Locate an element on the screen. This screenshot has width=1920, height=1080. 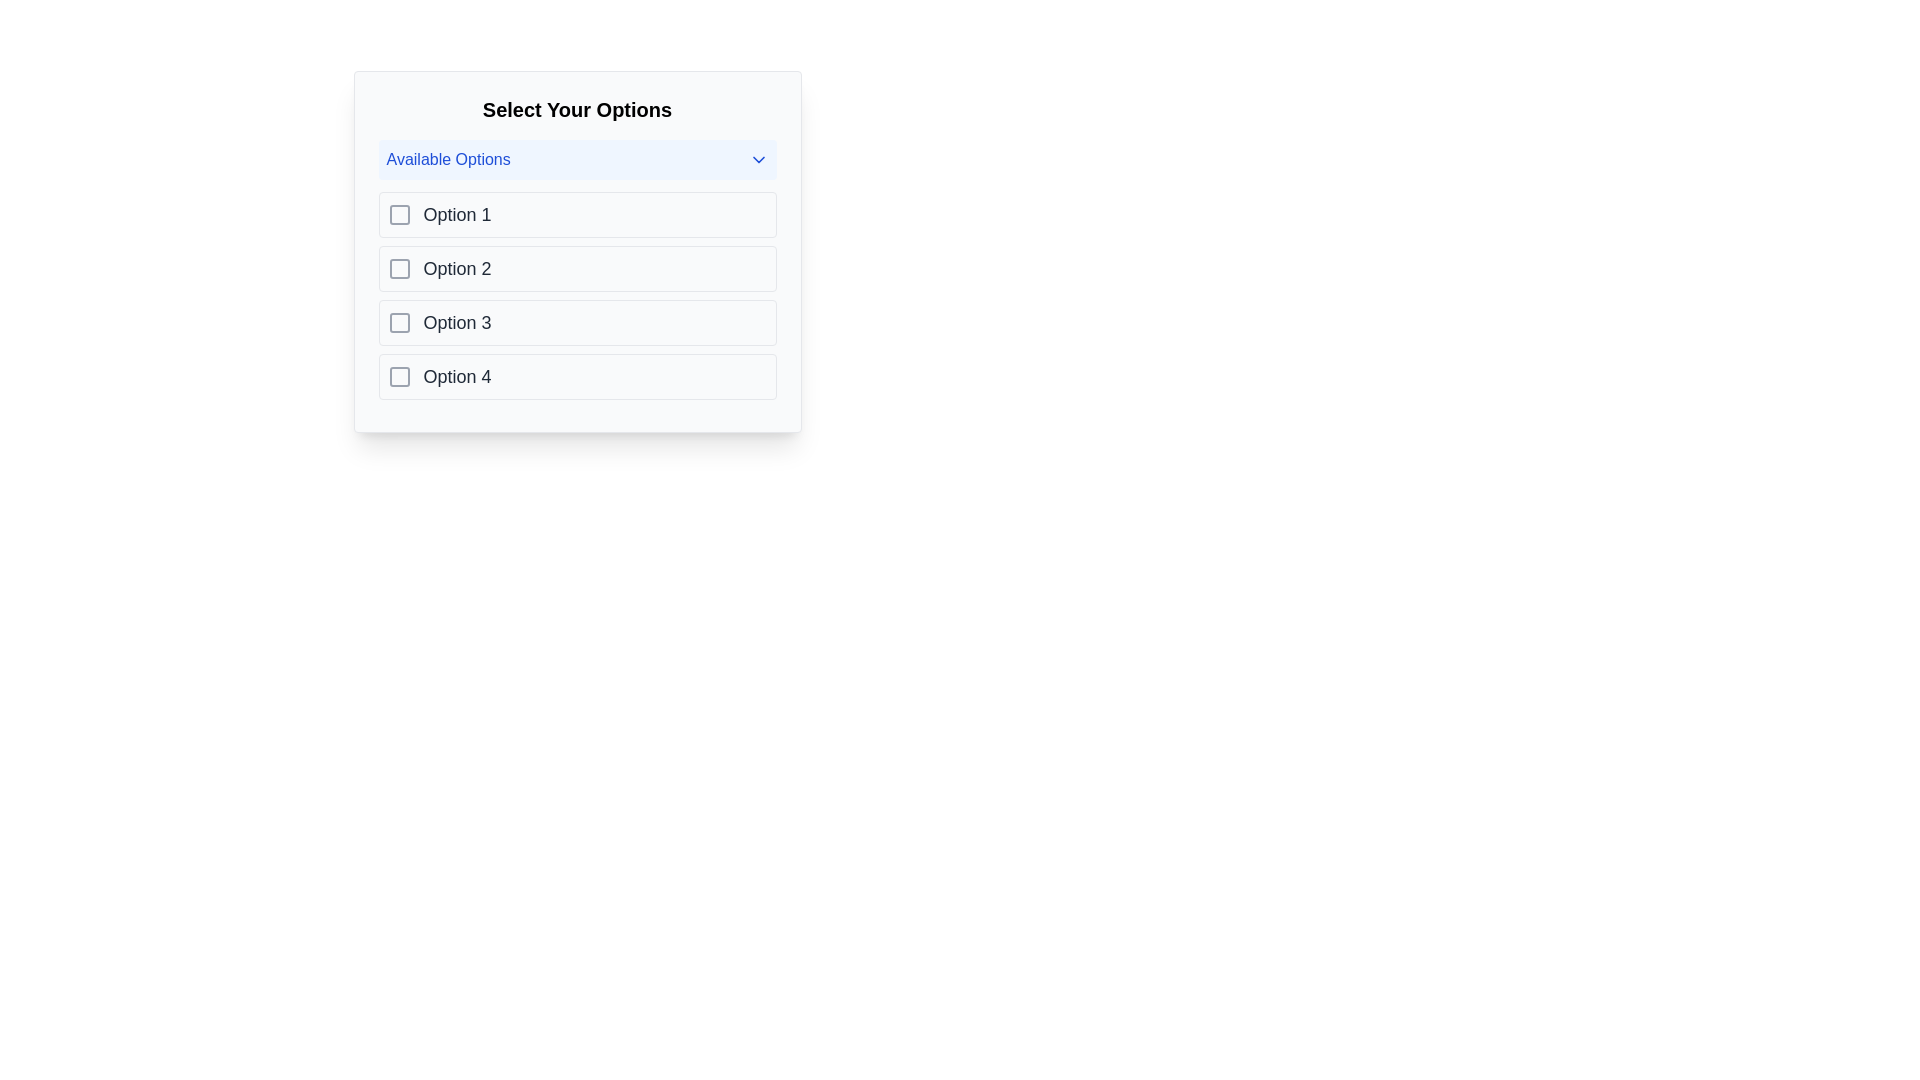
the checkbox or icon located in the leftmost position of the 'Option 3' row is located at coordinates (399, 322).